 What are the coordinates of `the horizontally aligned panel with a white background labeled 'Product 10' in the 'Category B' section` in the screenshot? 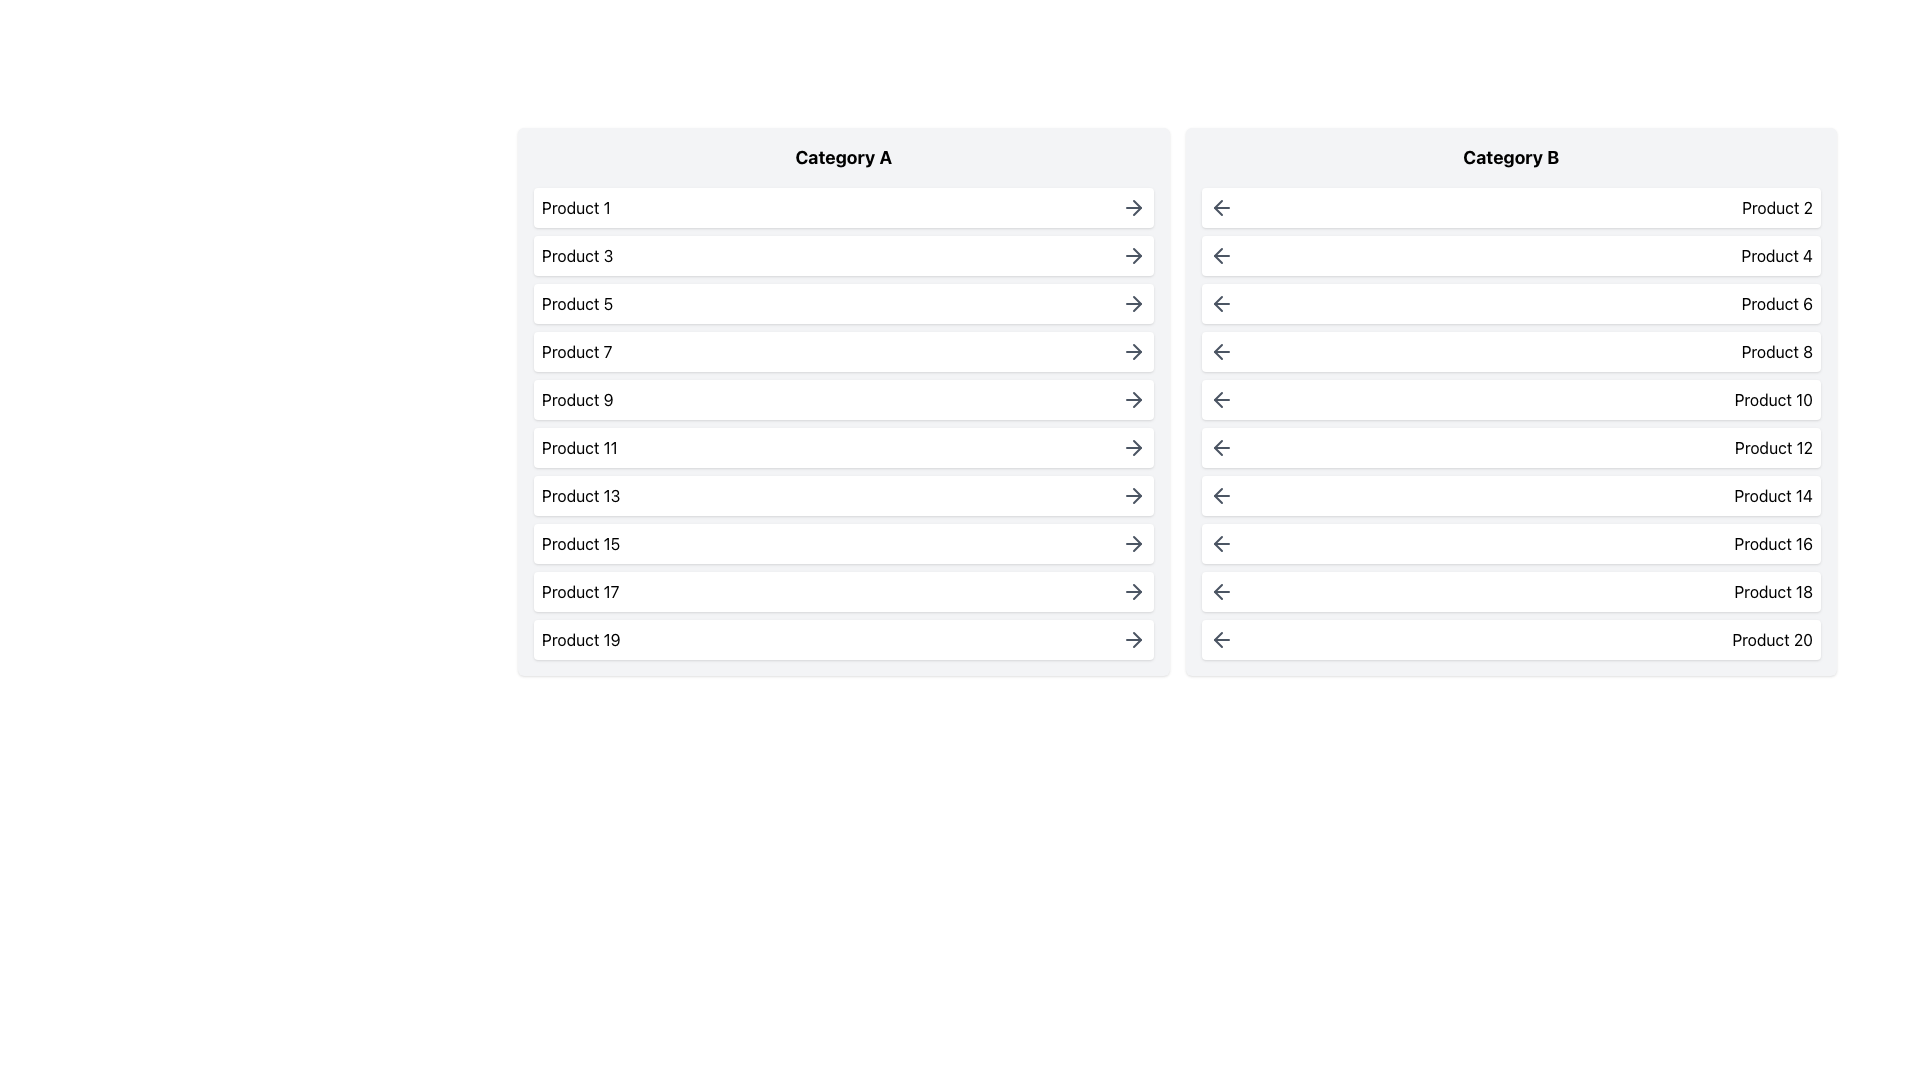 It's located at (1511, 400).